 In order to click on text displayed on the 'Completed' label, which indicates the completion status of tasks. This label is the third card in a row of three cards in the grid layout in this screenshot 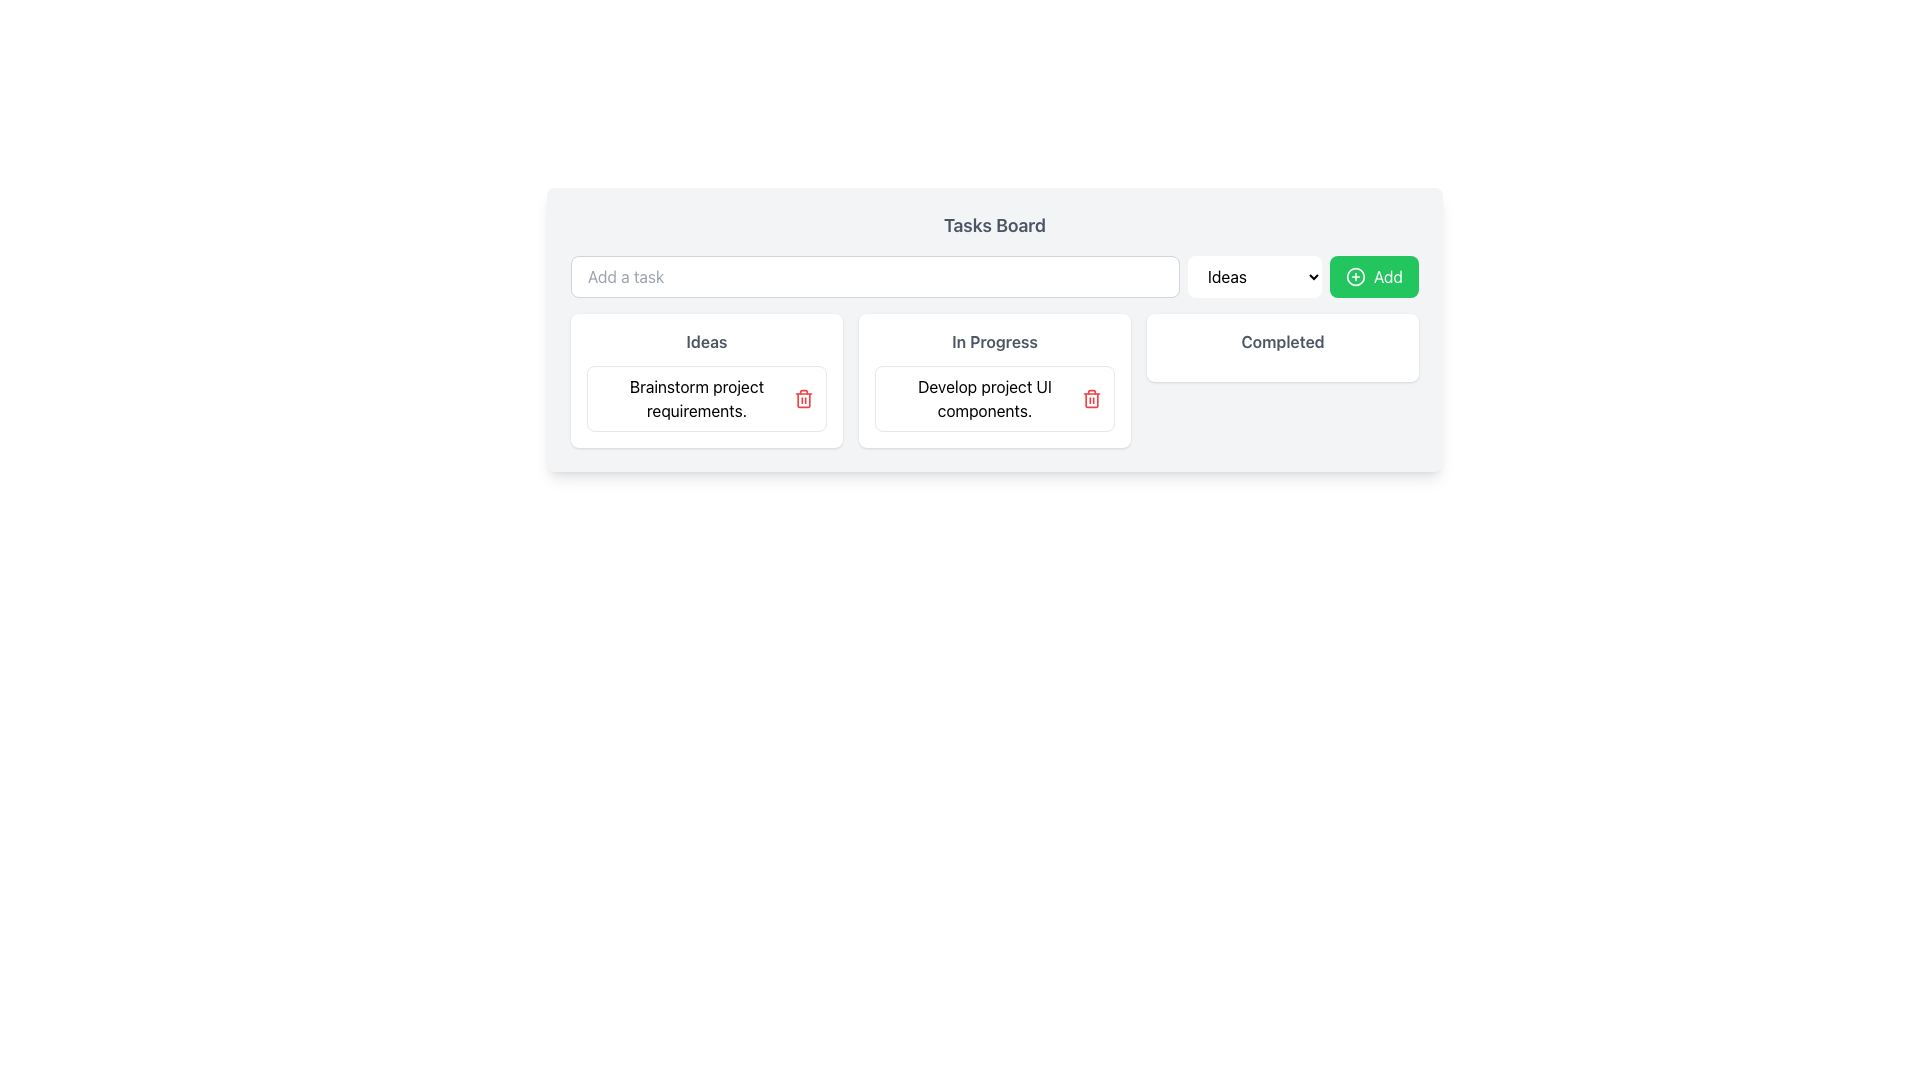, I will do `click(1282, 346)`.